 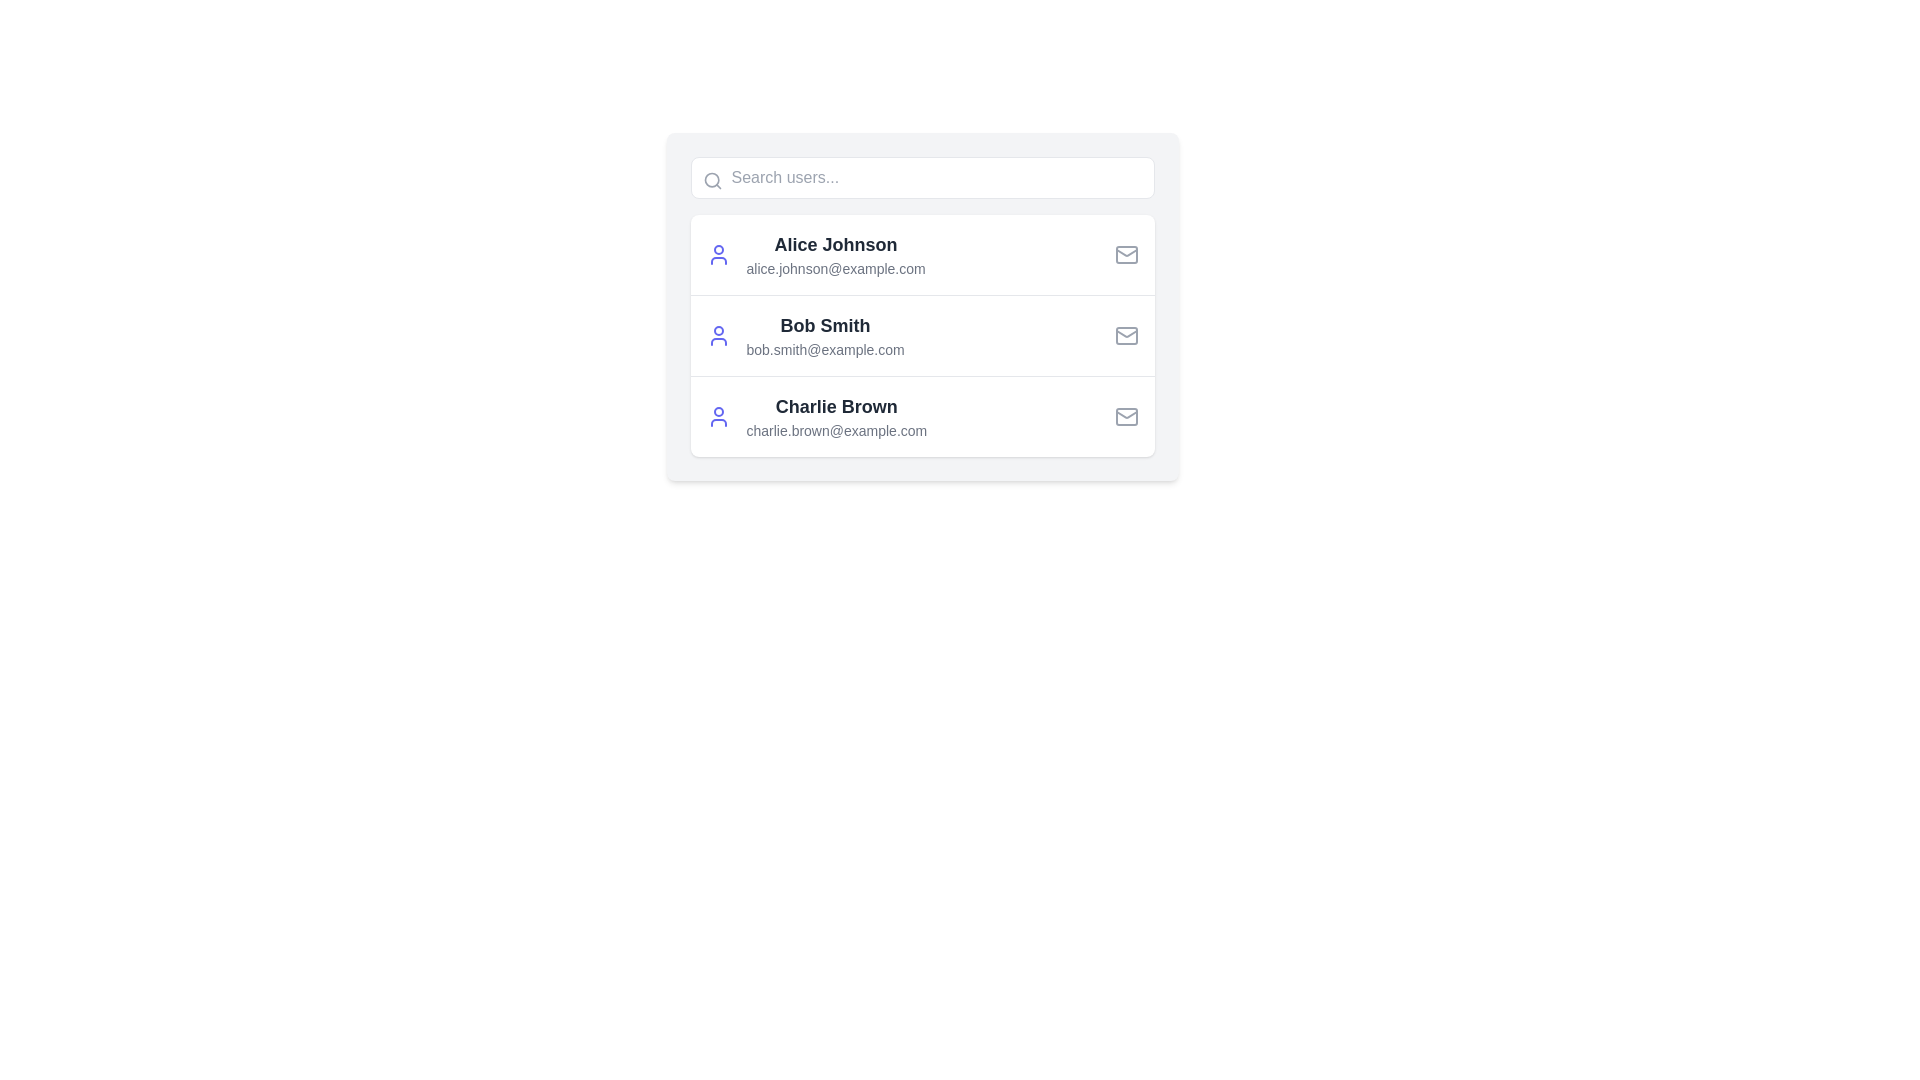 I want to click on the inner circular part of the magnifying glass icon that represents the search function, located to the left of the input field labeled 'Search users...', so click(x=711, y=180).